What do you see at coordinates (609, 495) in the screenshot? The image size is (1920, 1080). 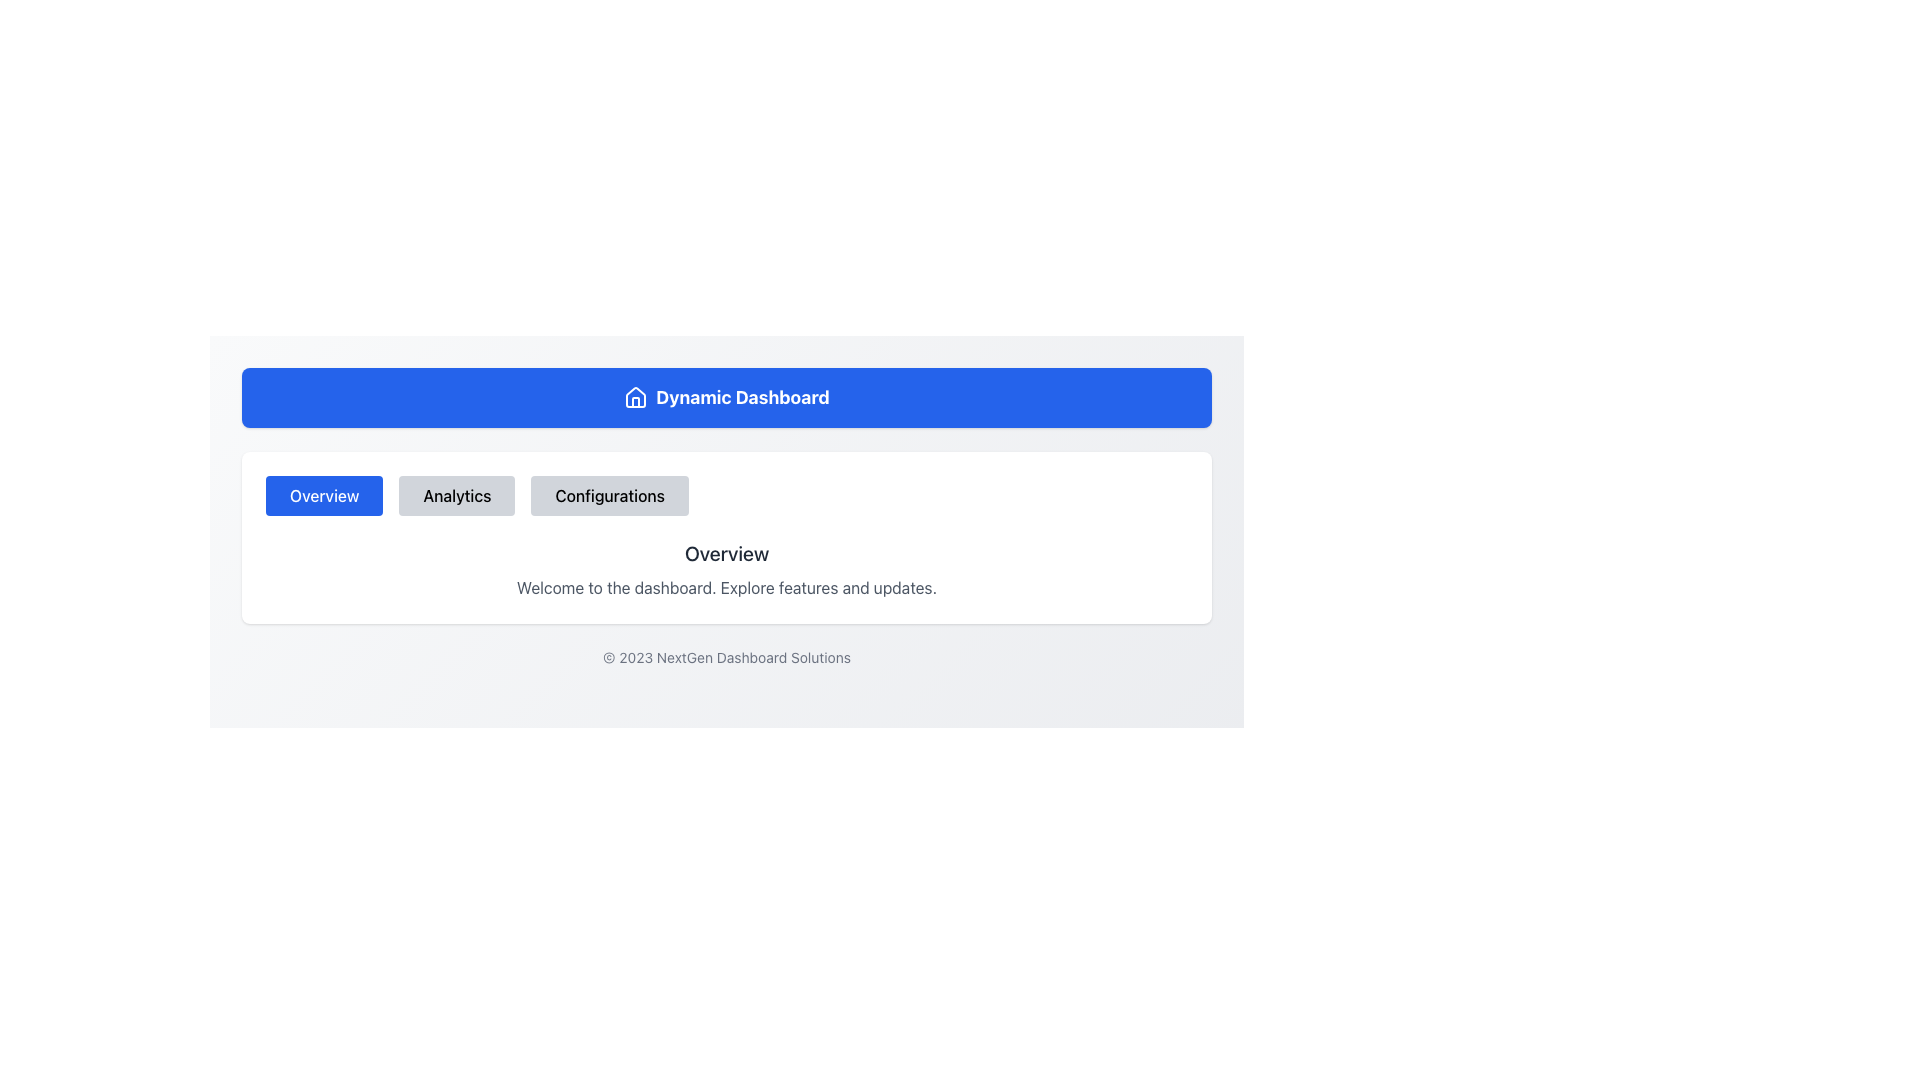 I see `the 'Configurations' navigation button, which is the third button in a row of three, to change its background color` at bounding box center [609, 495].